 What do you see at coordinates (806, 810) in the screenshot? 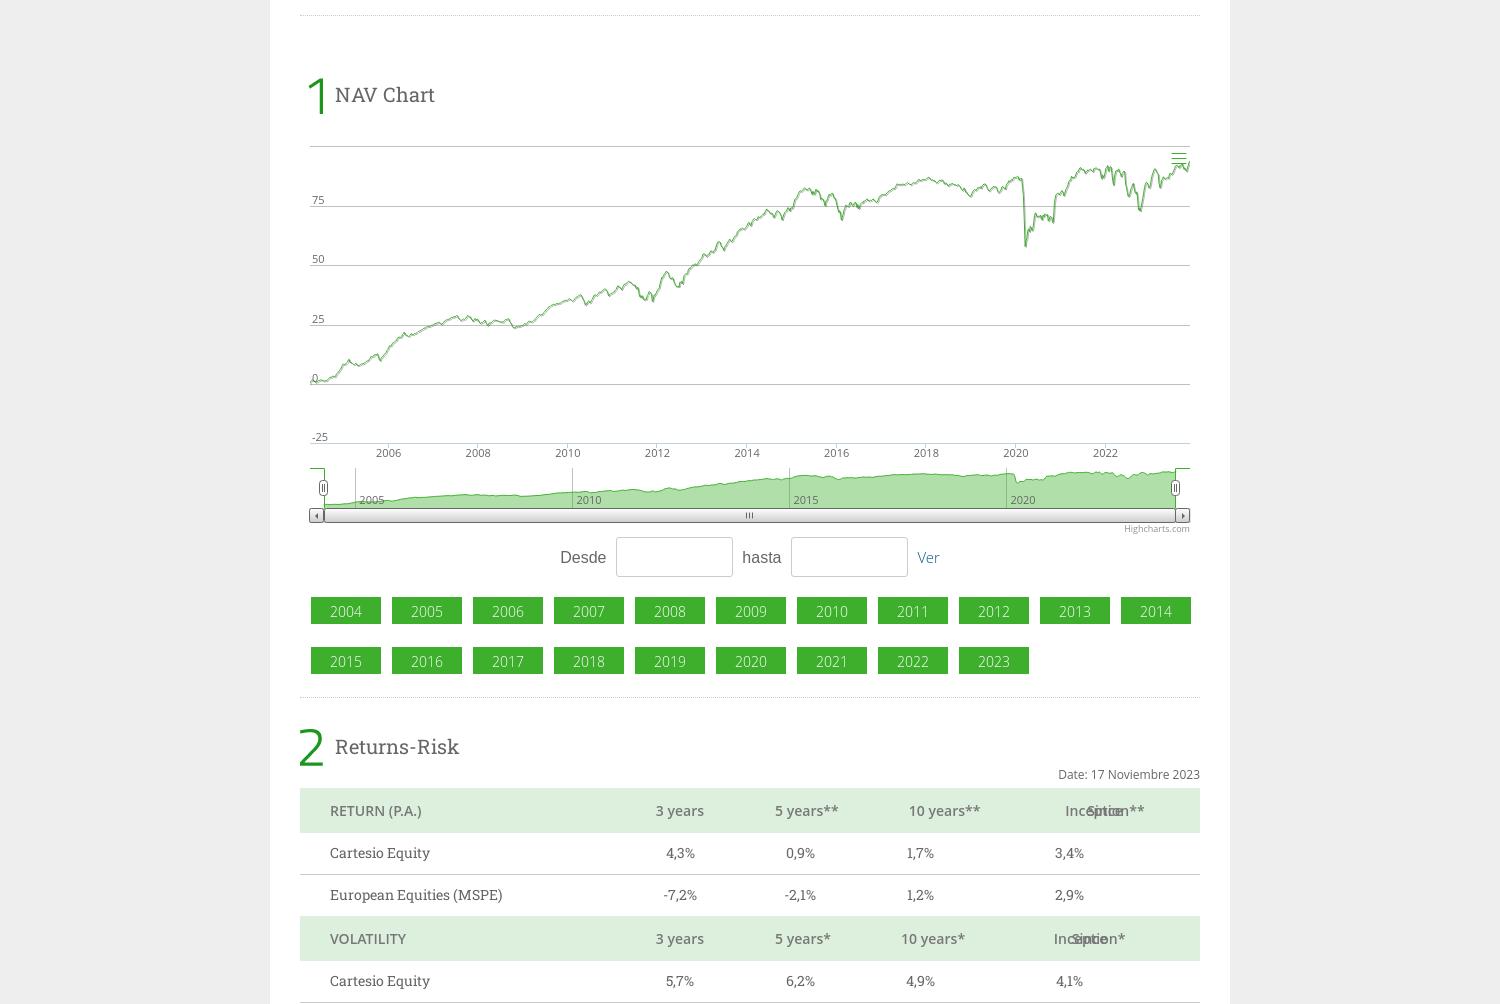
I see `'5 years**'` at bounding box center [806, 810].